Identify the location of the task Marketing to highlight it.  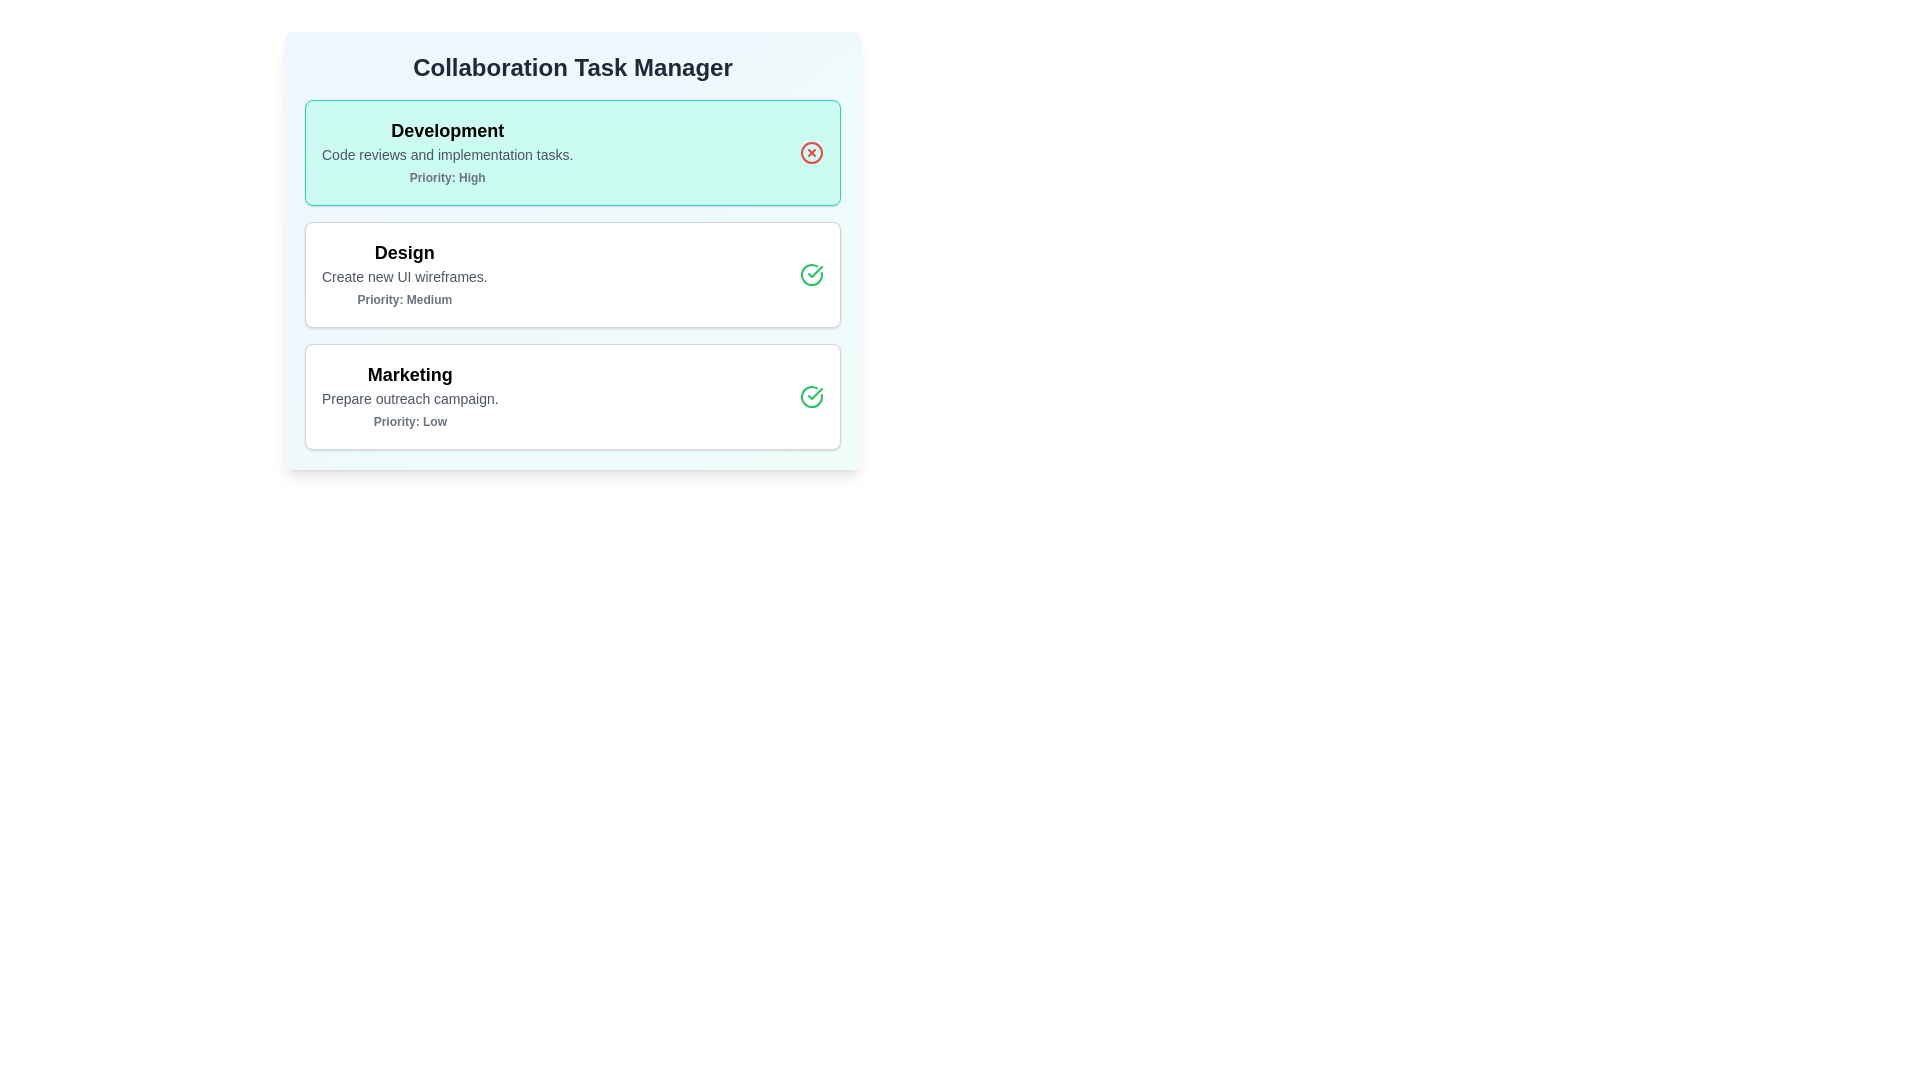
(571, 397).